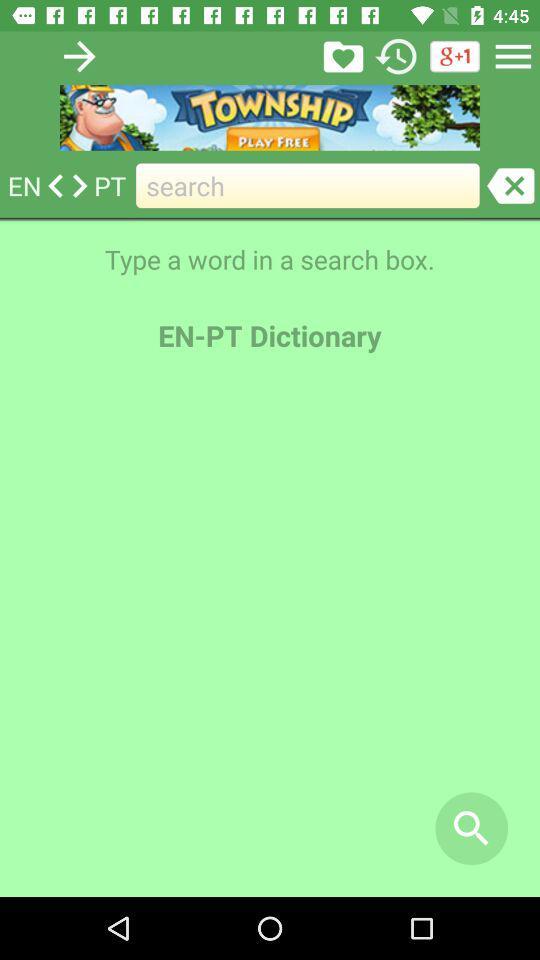 This screenshot has width=540, height=960. I want to click on history, so click(396, 55).